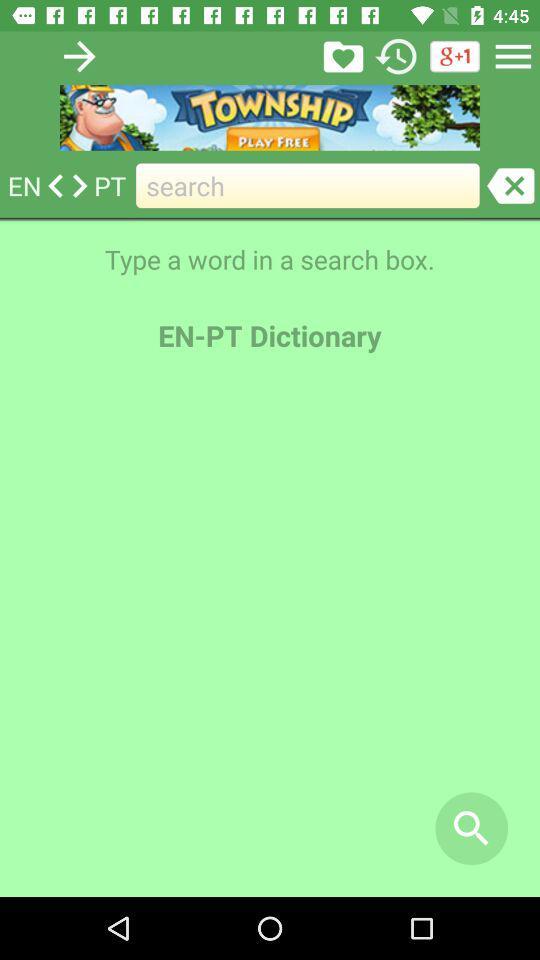 This screenshot has width=540, height=960. I want to click on history, so click(396, 55).